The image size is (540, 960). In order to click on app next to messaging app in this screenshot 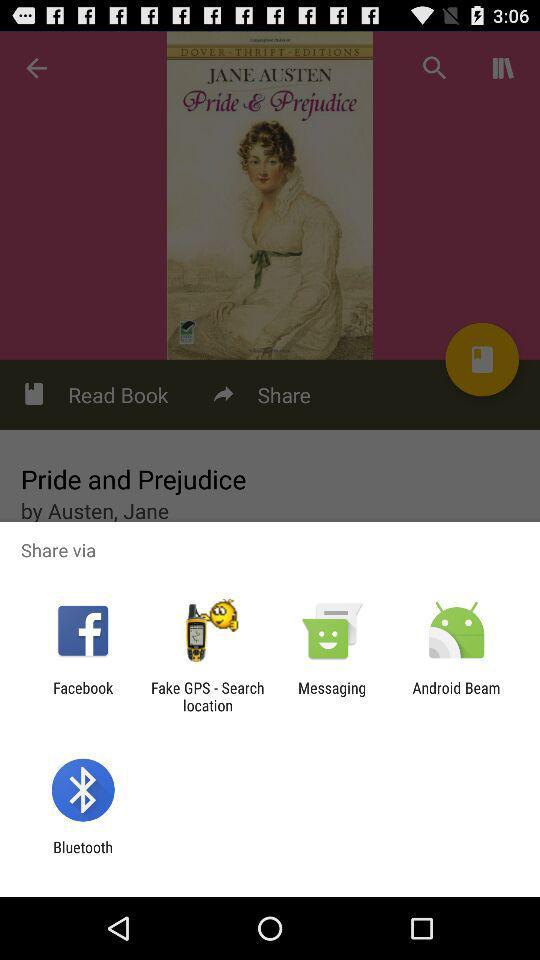, I will do `click(206, 696)`.